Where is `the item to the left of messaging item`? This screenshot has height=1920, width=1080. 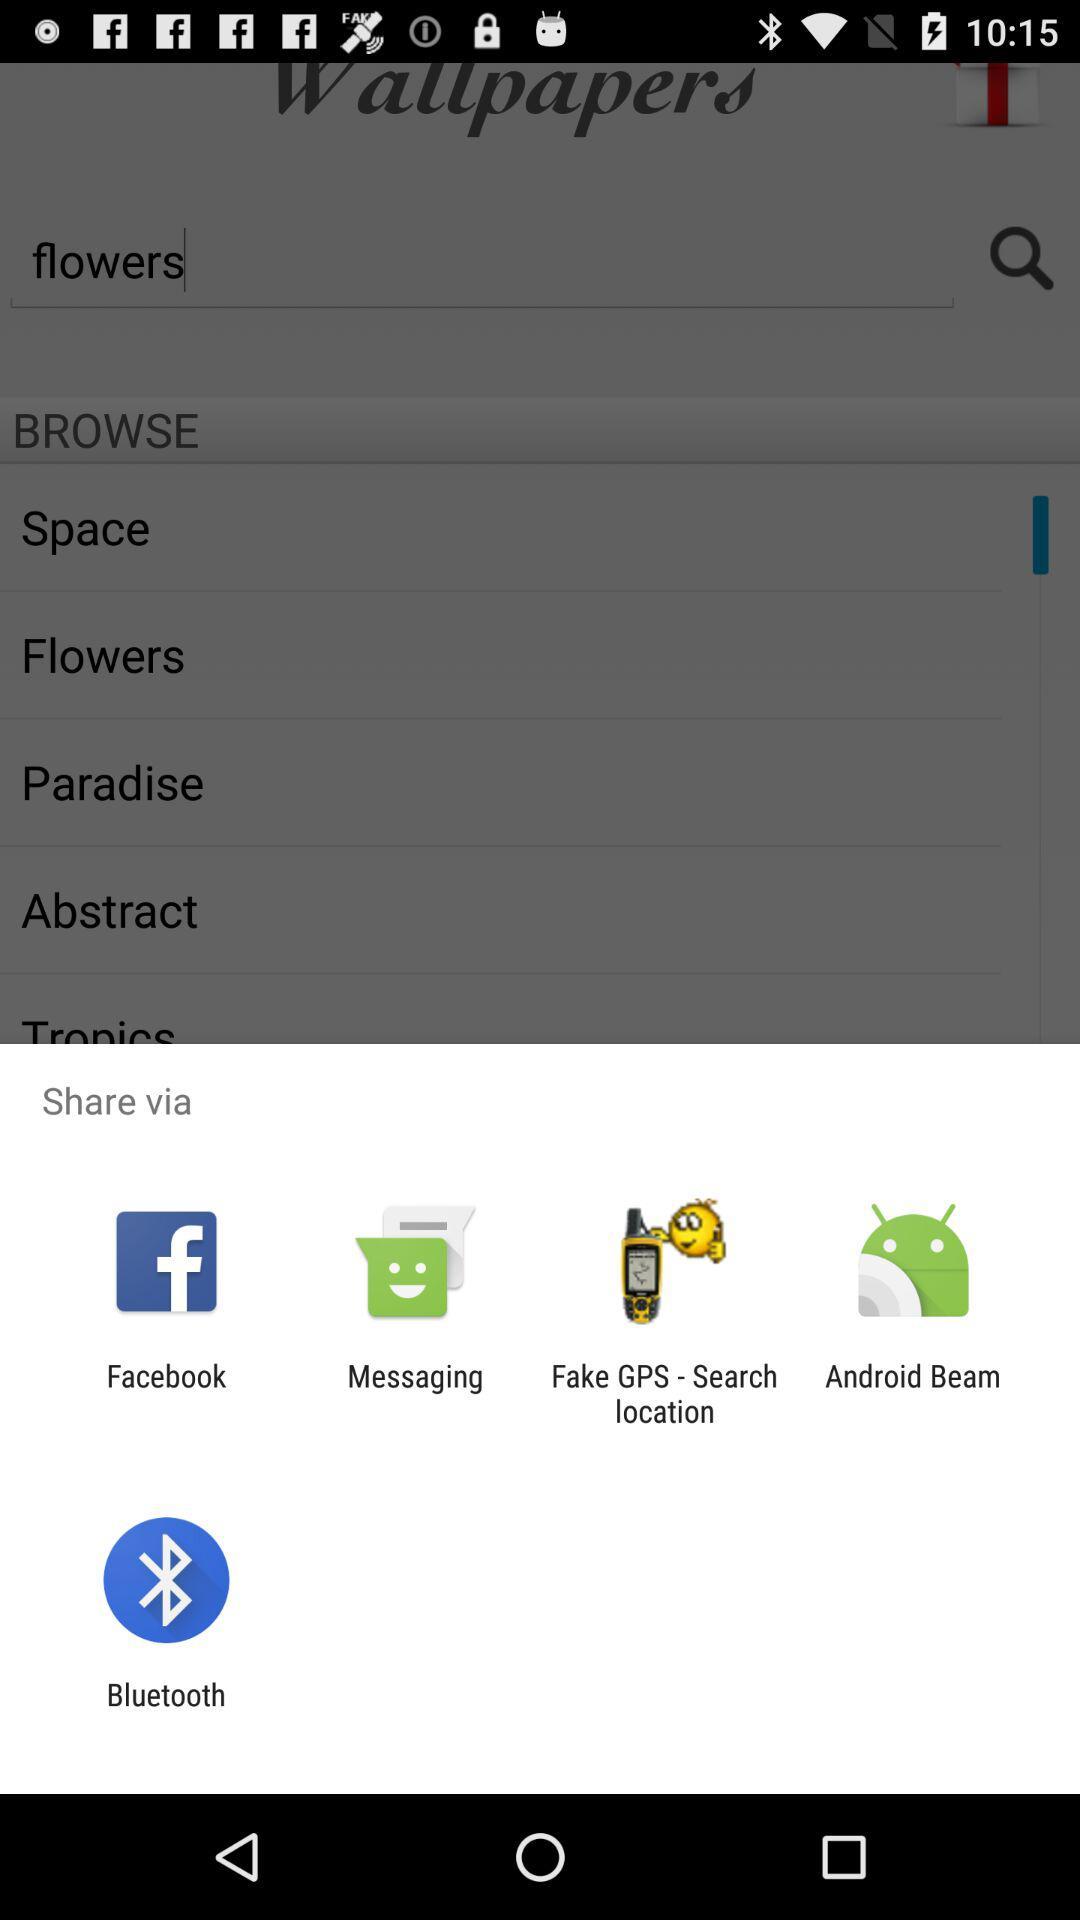
the item to the left of messaging item is located at coordinates (165, 1392).